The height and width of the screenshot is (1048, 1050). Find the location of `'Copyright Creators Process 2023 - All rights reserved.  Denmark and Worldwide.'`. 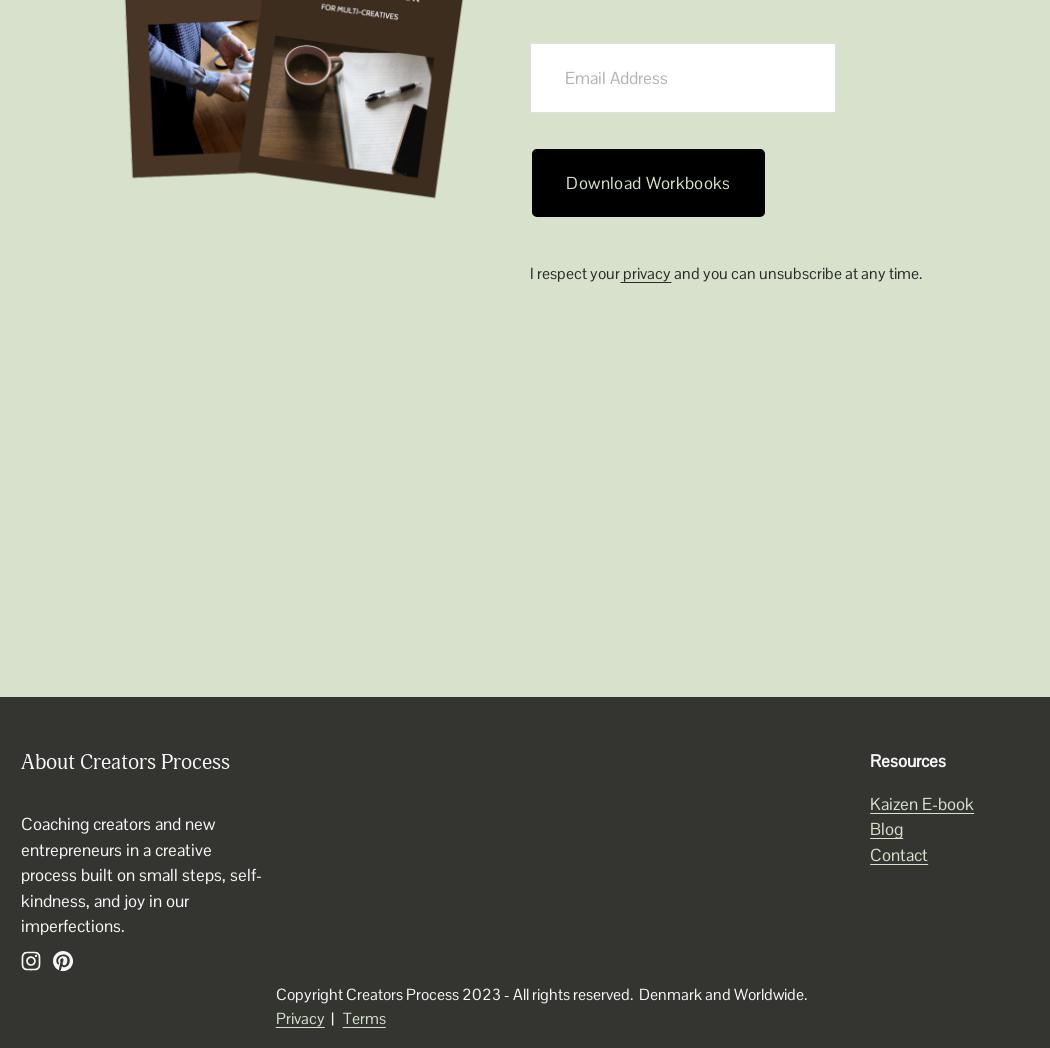

'Copyright Creators Process 2023 - All rights reserved.  Denmark and Worldwide.' is located at coordinates (544, 993).